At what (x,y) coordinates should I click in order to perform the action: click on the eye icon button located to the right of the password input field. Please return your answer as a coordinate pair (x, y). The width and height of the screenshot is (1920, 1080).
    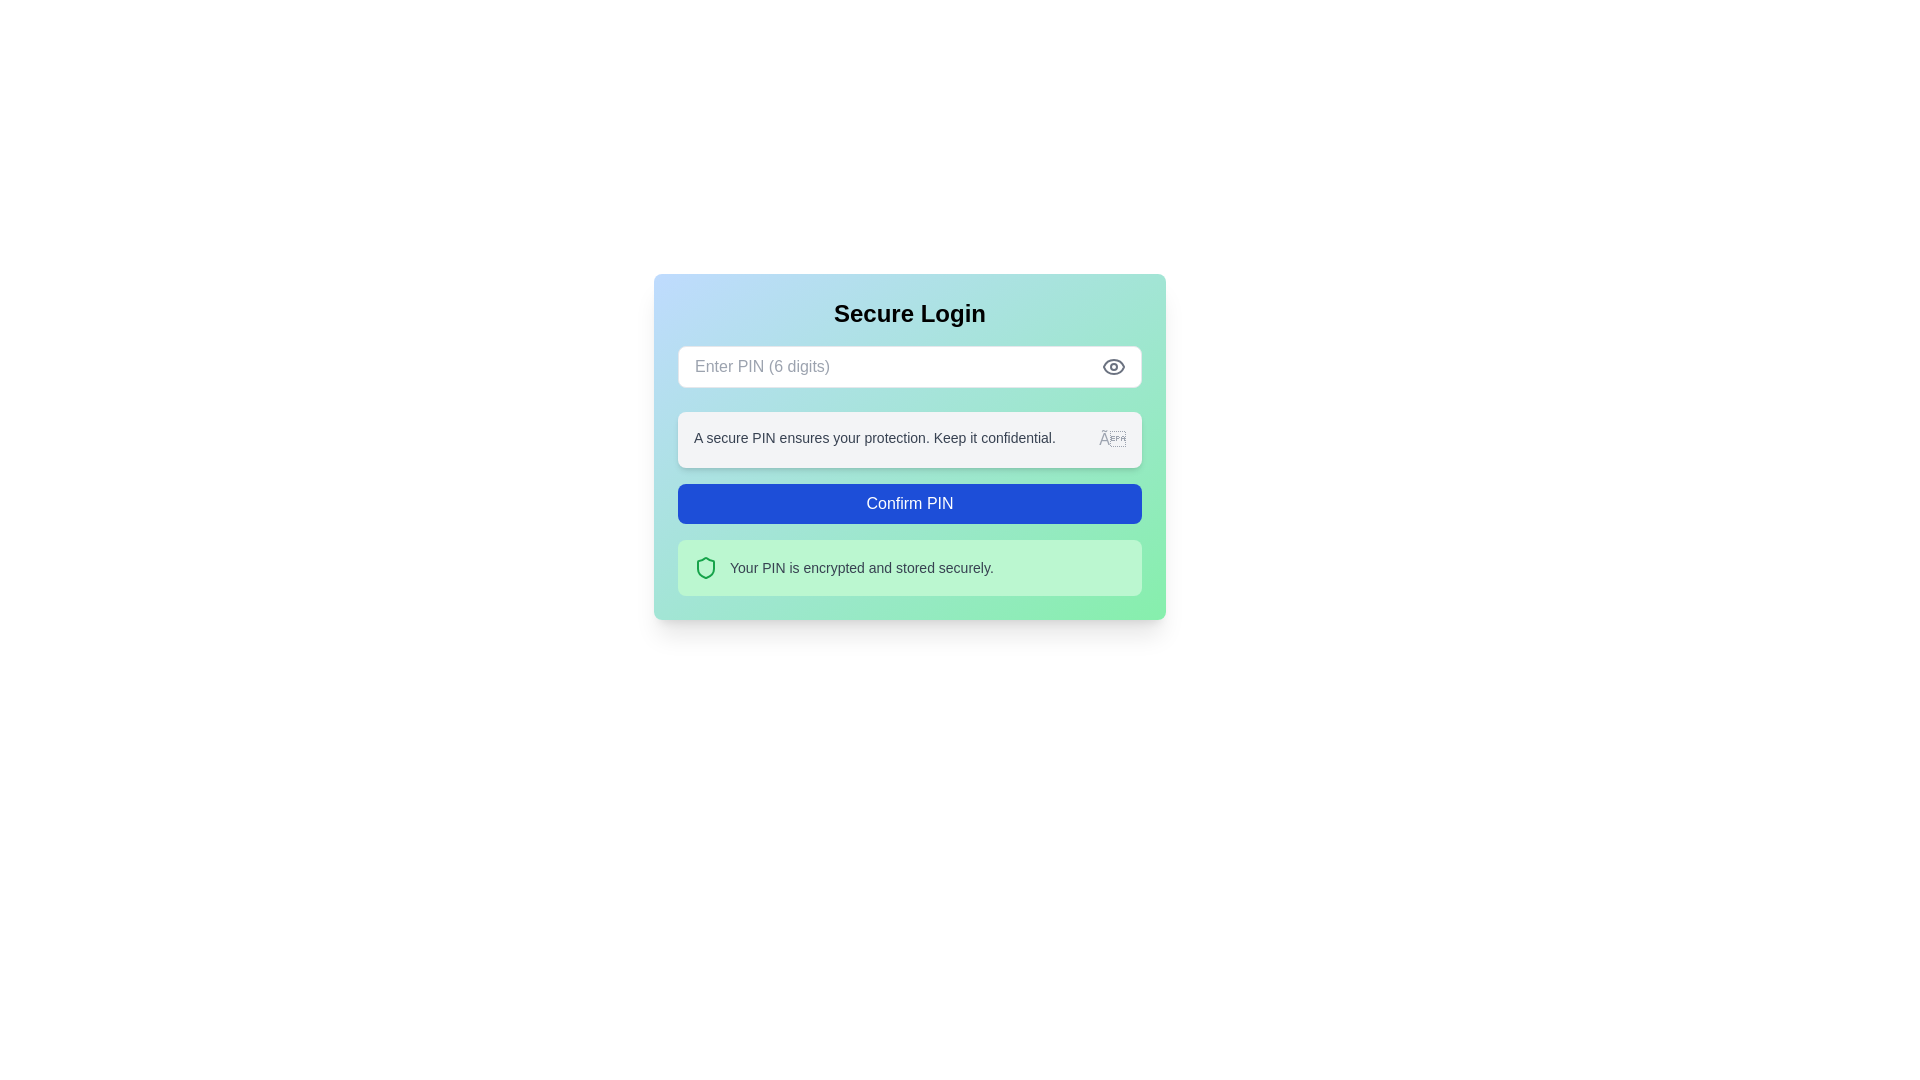
    Looking at the image, I should click on (1112, 366).